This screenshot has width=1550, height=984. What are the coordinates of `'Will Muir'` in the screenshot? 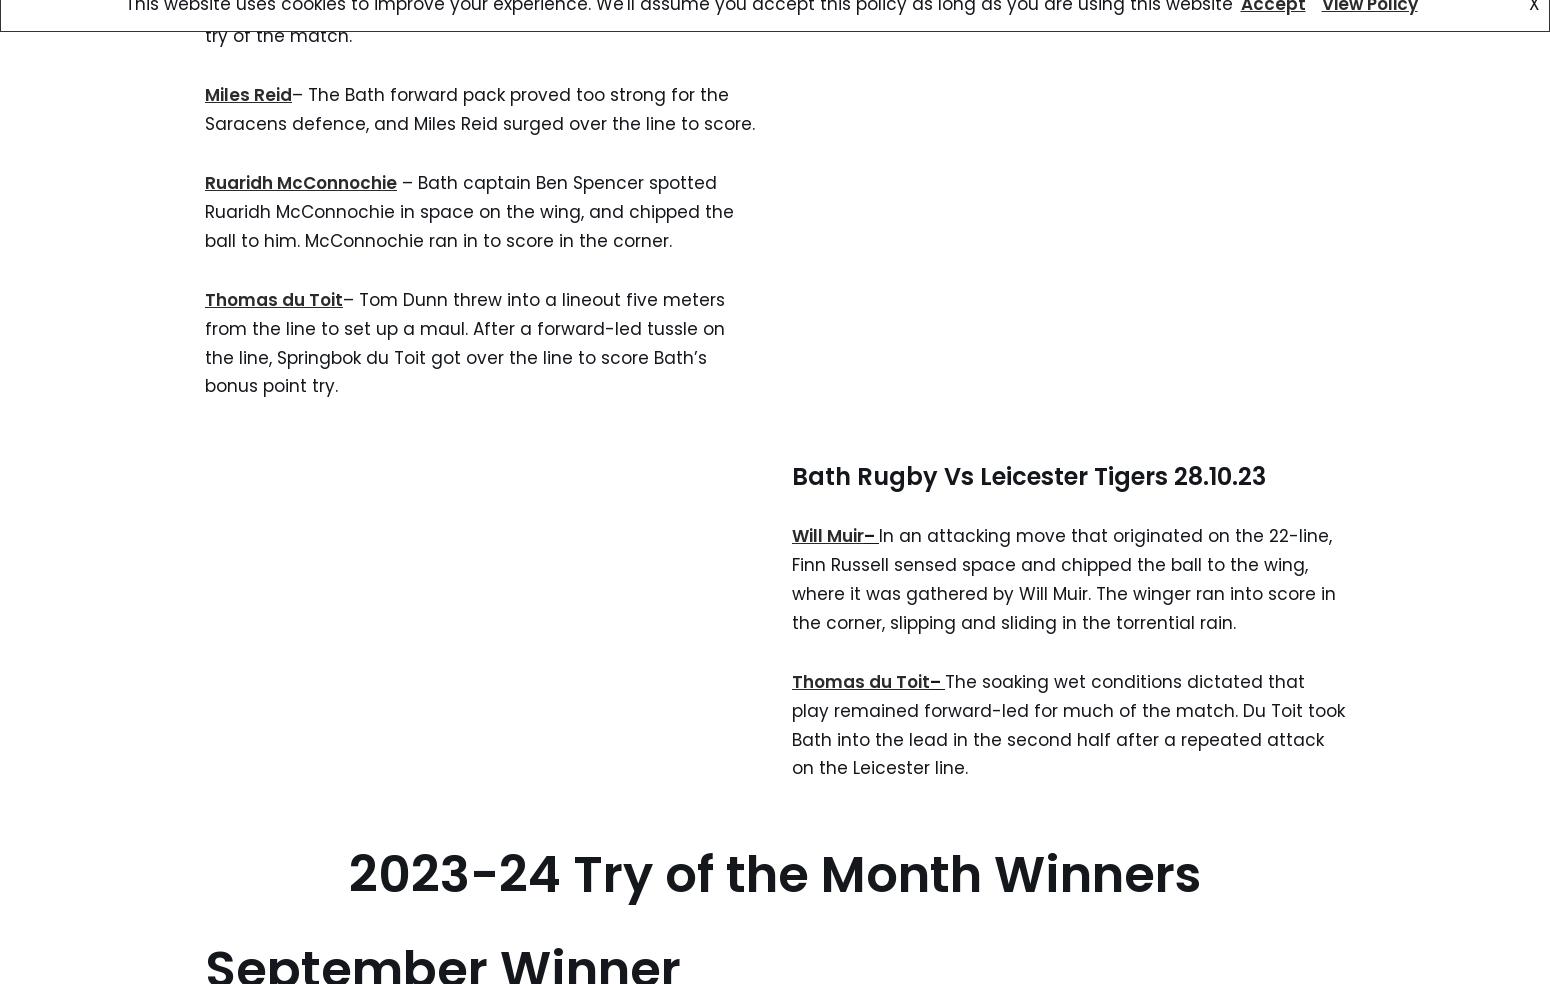 It's located at (827, 534).